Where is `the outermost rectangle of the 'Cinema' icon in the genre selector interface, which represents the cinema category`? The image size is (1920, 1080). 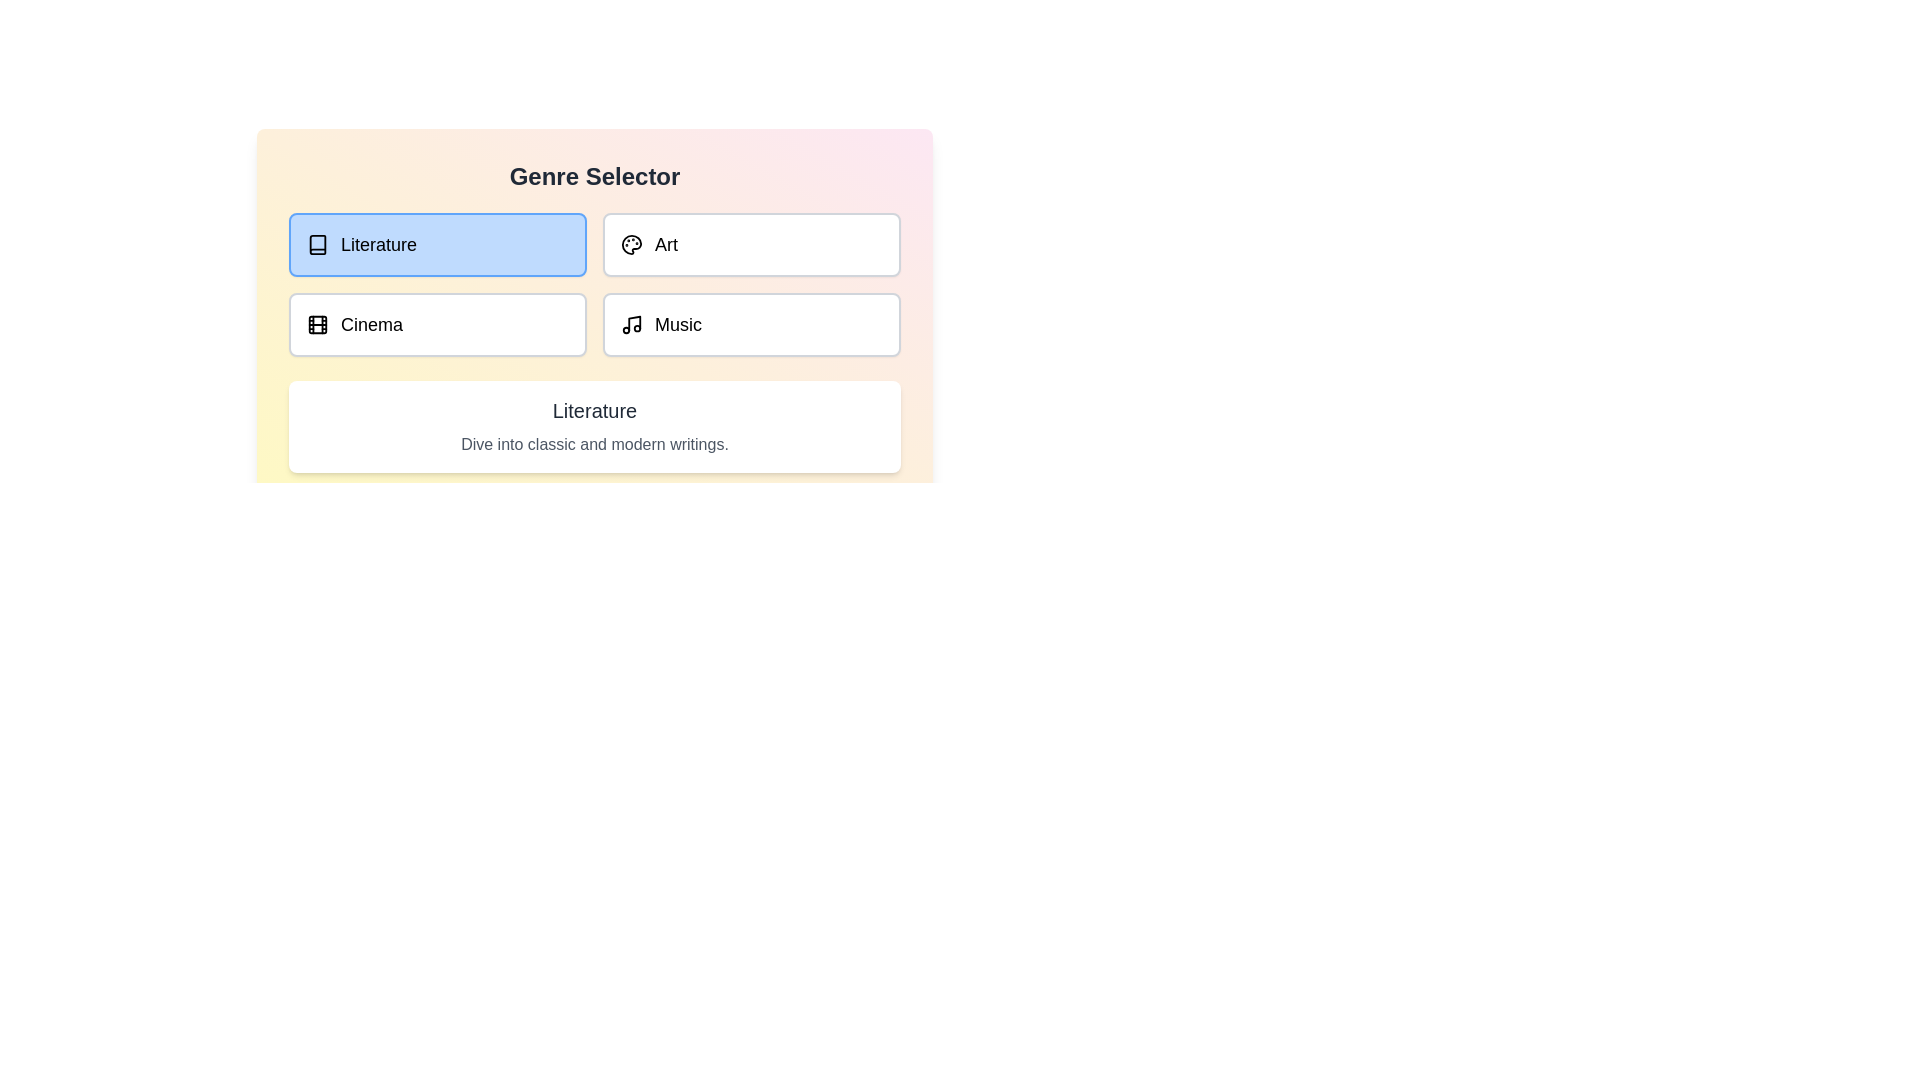
the outermost rectangle of the 'Cinema' icon in the genre selector interface, which represents the cinema category is located at coordinates (316, 323).